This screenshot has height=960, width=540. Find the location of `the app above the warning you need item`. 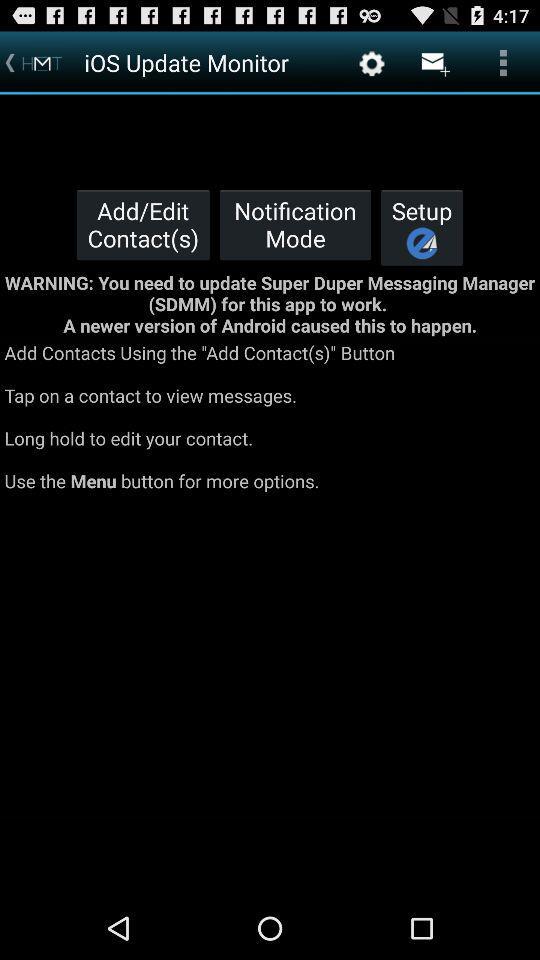

the app above the warning you need item is located at coordinates (421, 227).